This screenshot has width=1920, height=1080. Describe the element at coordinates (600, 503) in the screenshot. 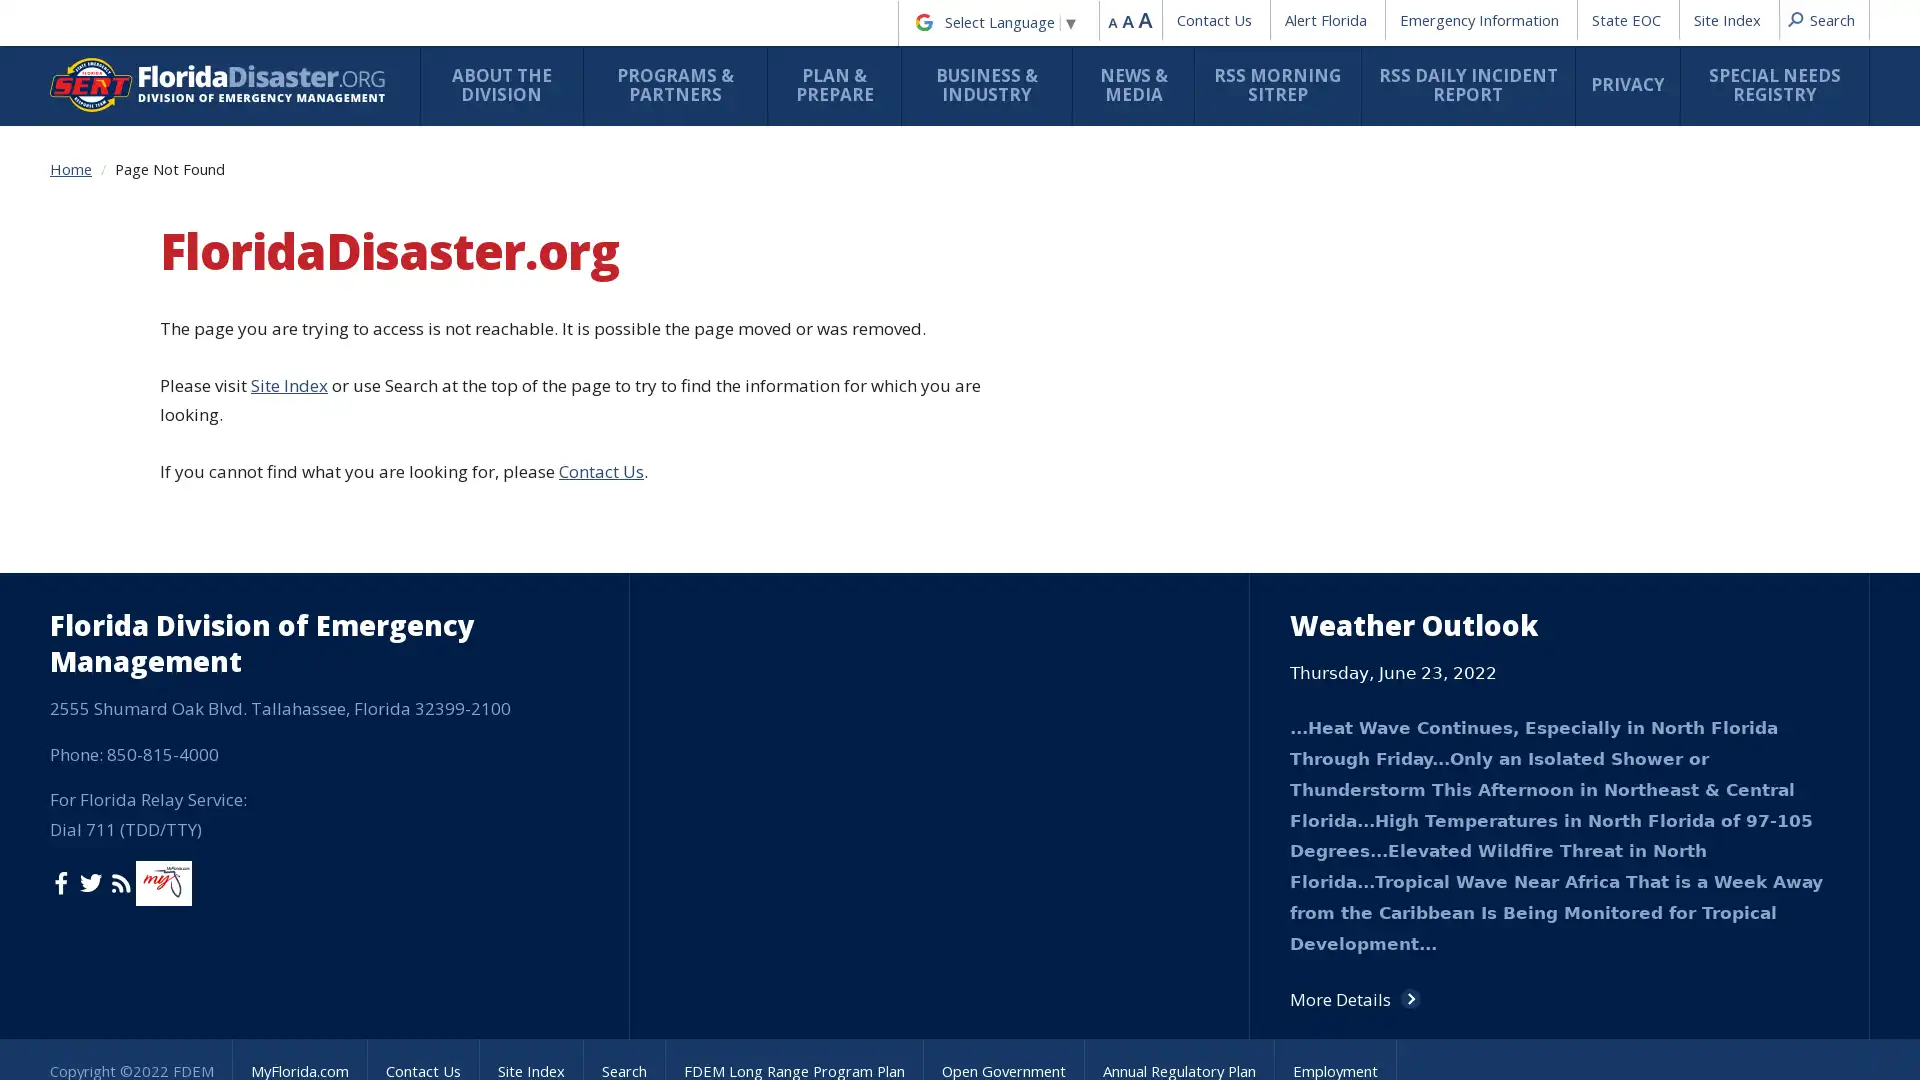

I see `Toggle More` at that location.